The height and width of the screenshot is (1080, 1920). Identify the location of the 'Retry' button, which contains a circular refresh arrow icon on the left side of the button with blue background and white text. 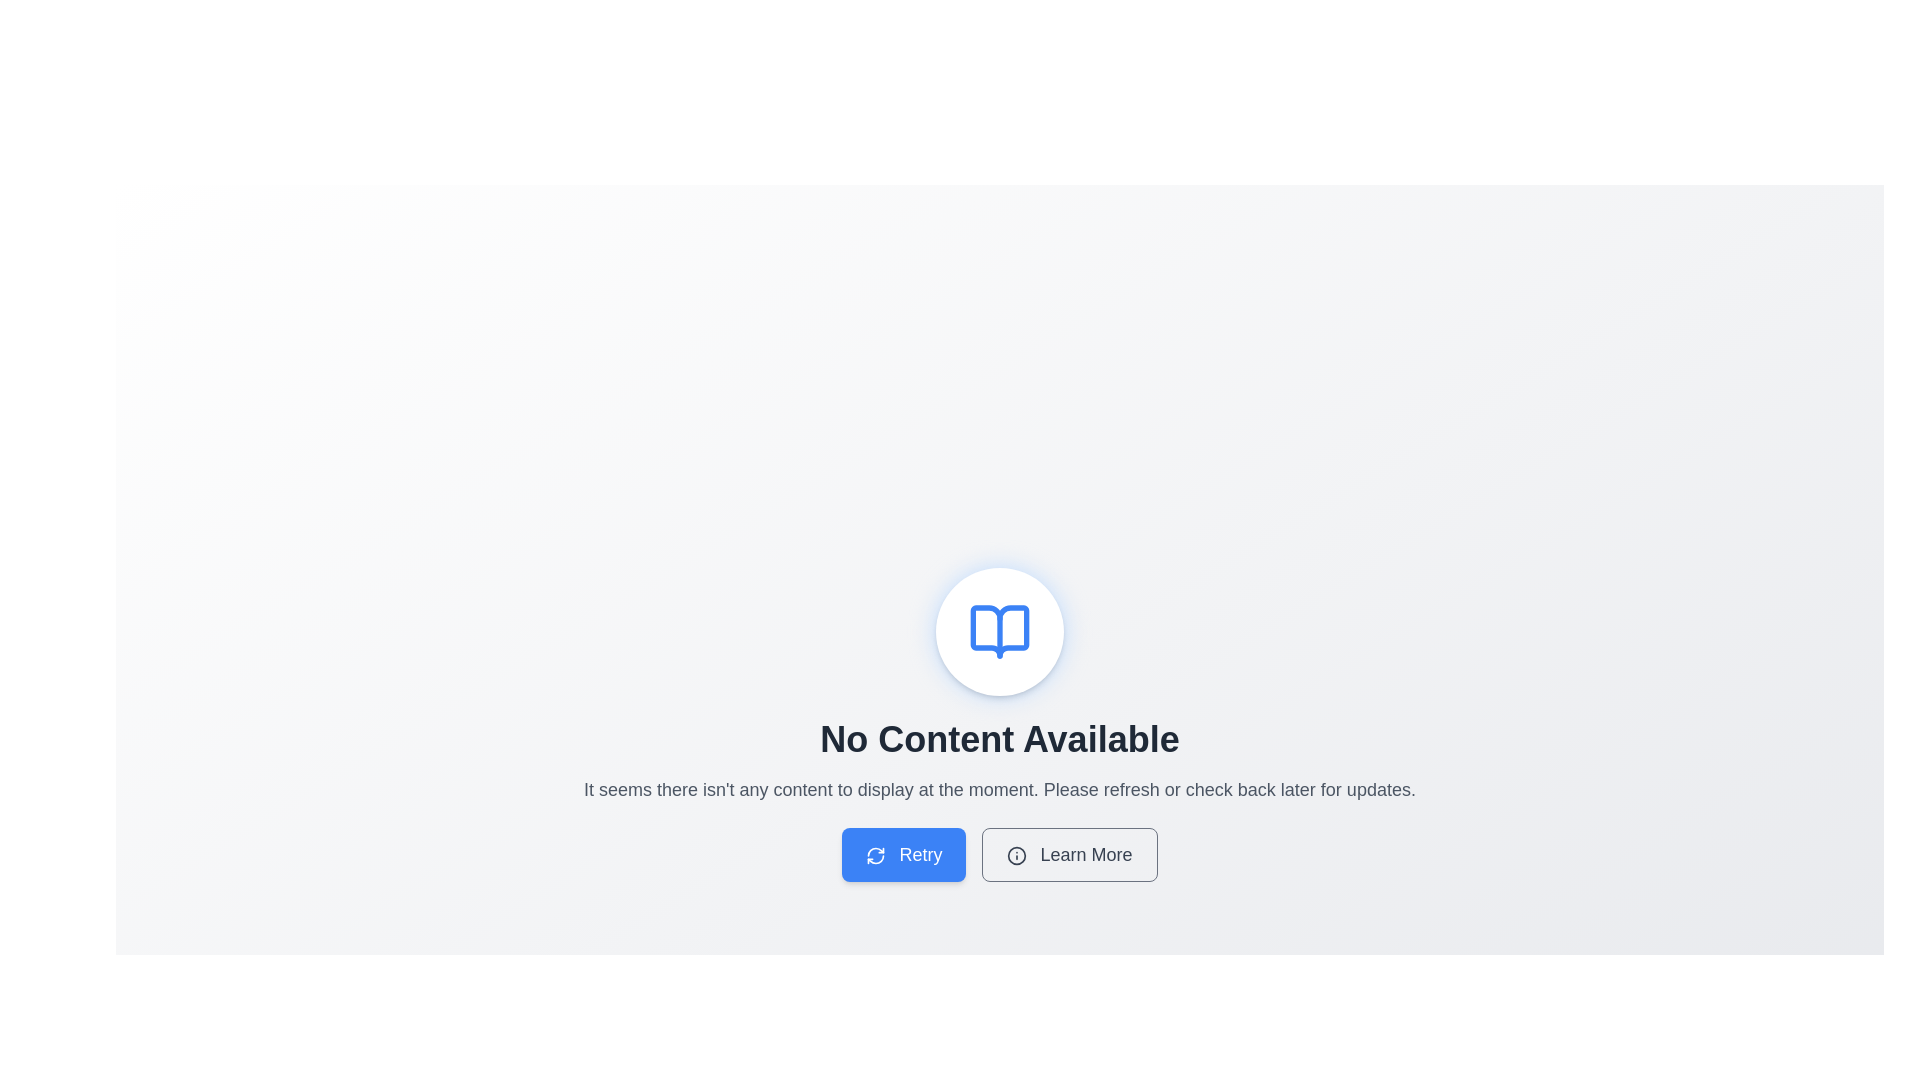
(876, 855).